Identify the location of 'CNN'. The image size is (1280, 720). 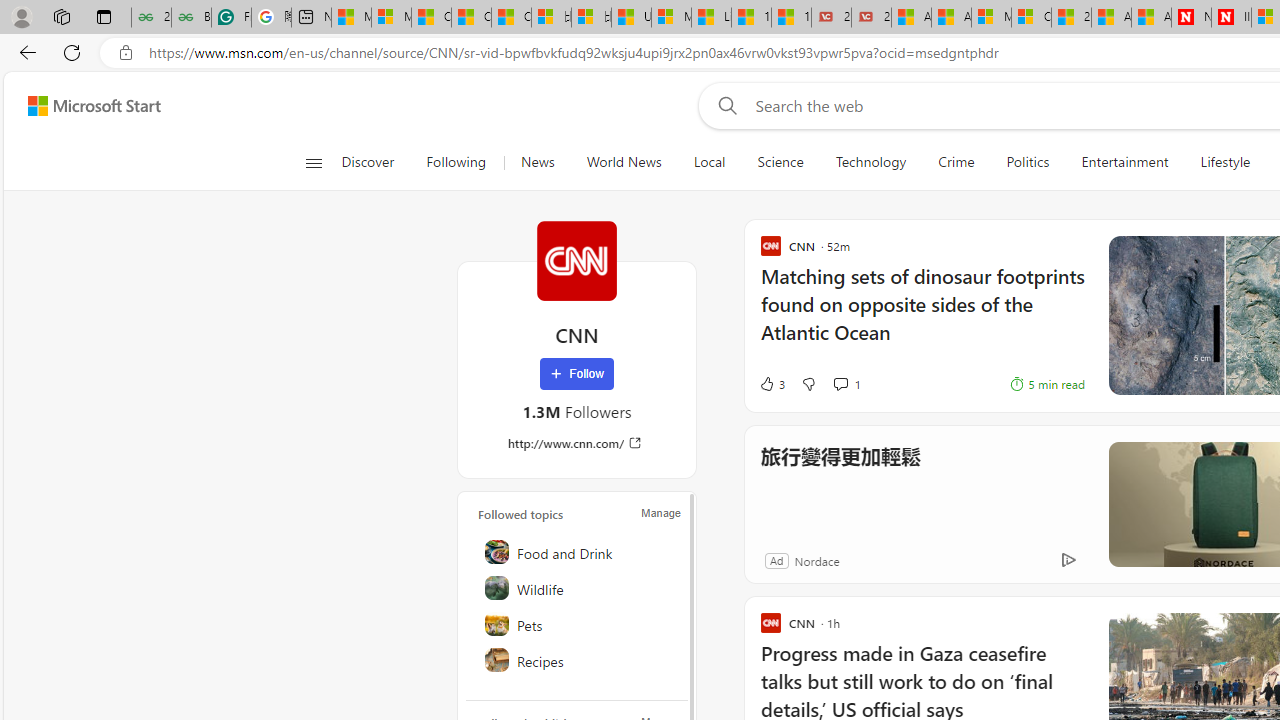
(576, 260).